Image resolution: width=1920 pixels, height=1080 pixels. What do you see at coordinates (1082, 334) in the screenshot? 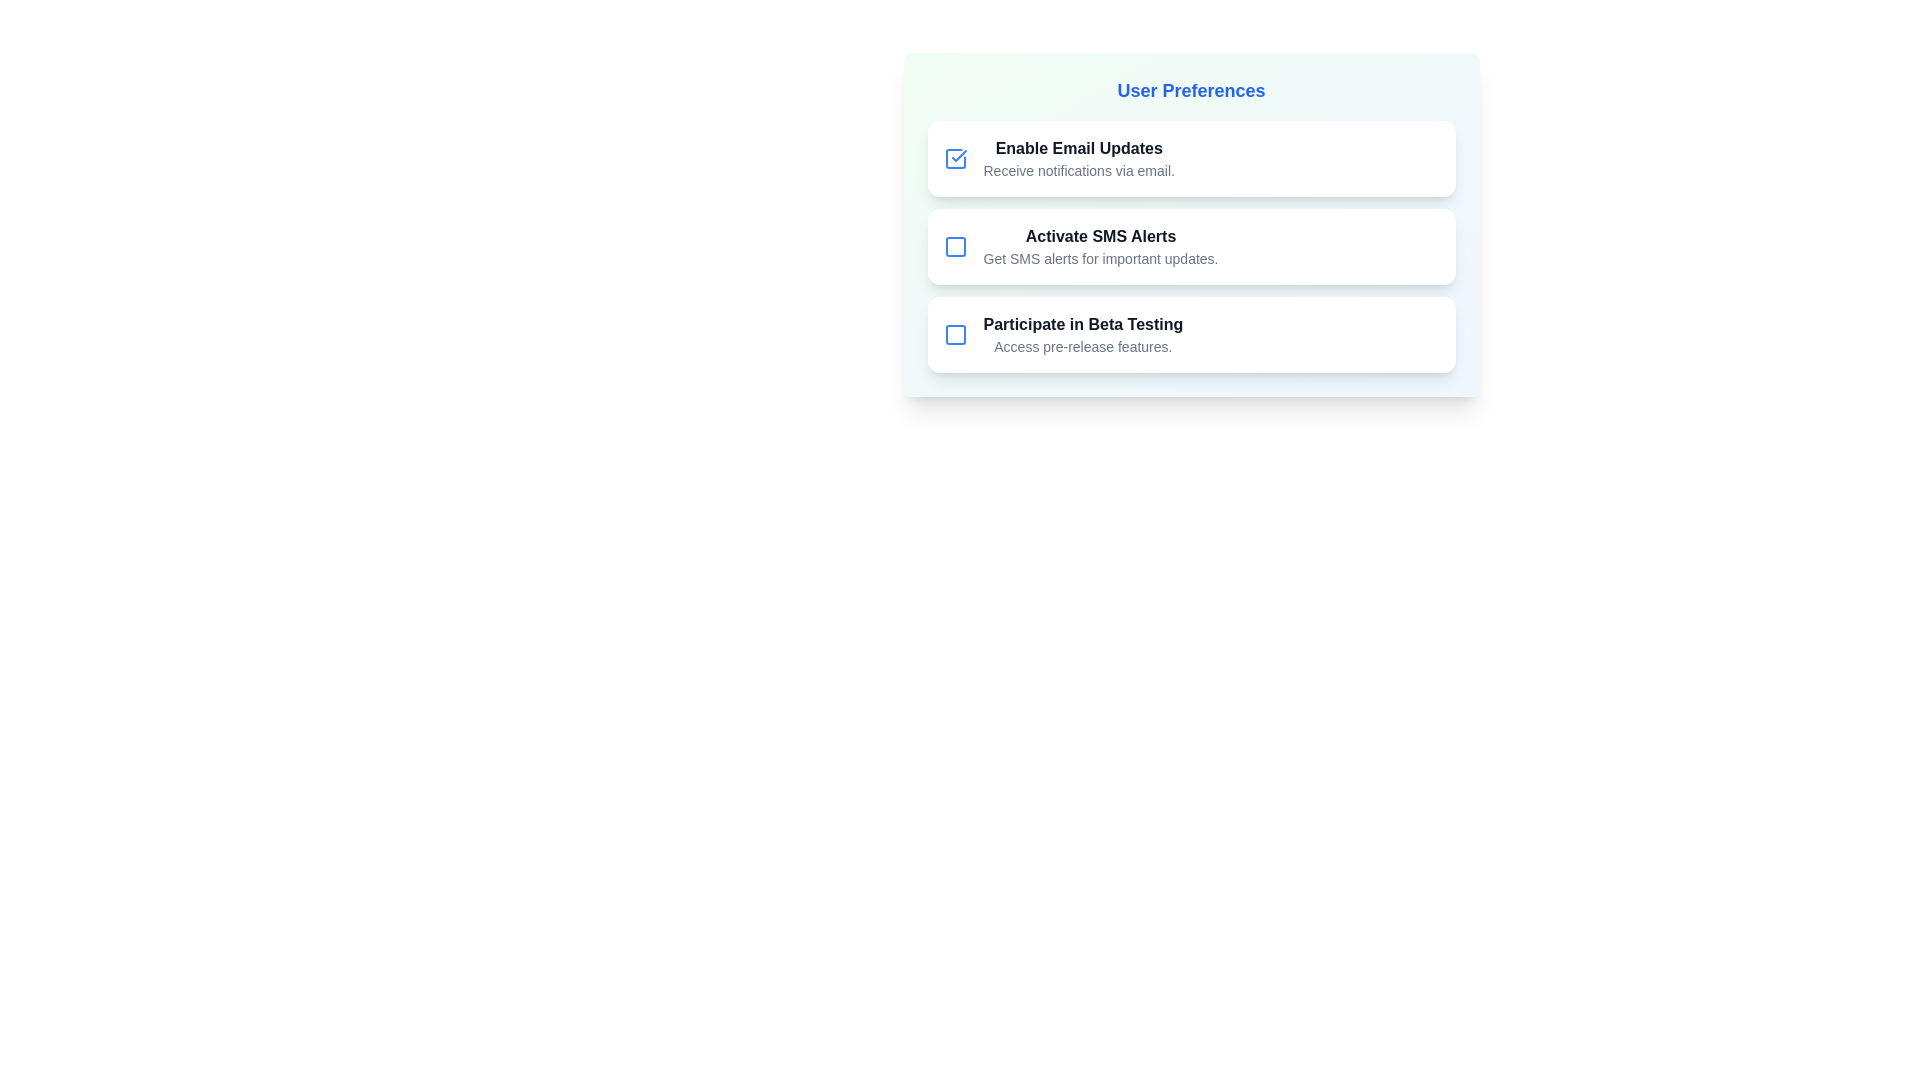
I see `the Informational Text Block that displays 'Participate in Beta Testing' and 'Access pre-release features.'` at bounding box center [1082, 334].